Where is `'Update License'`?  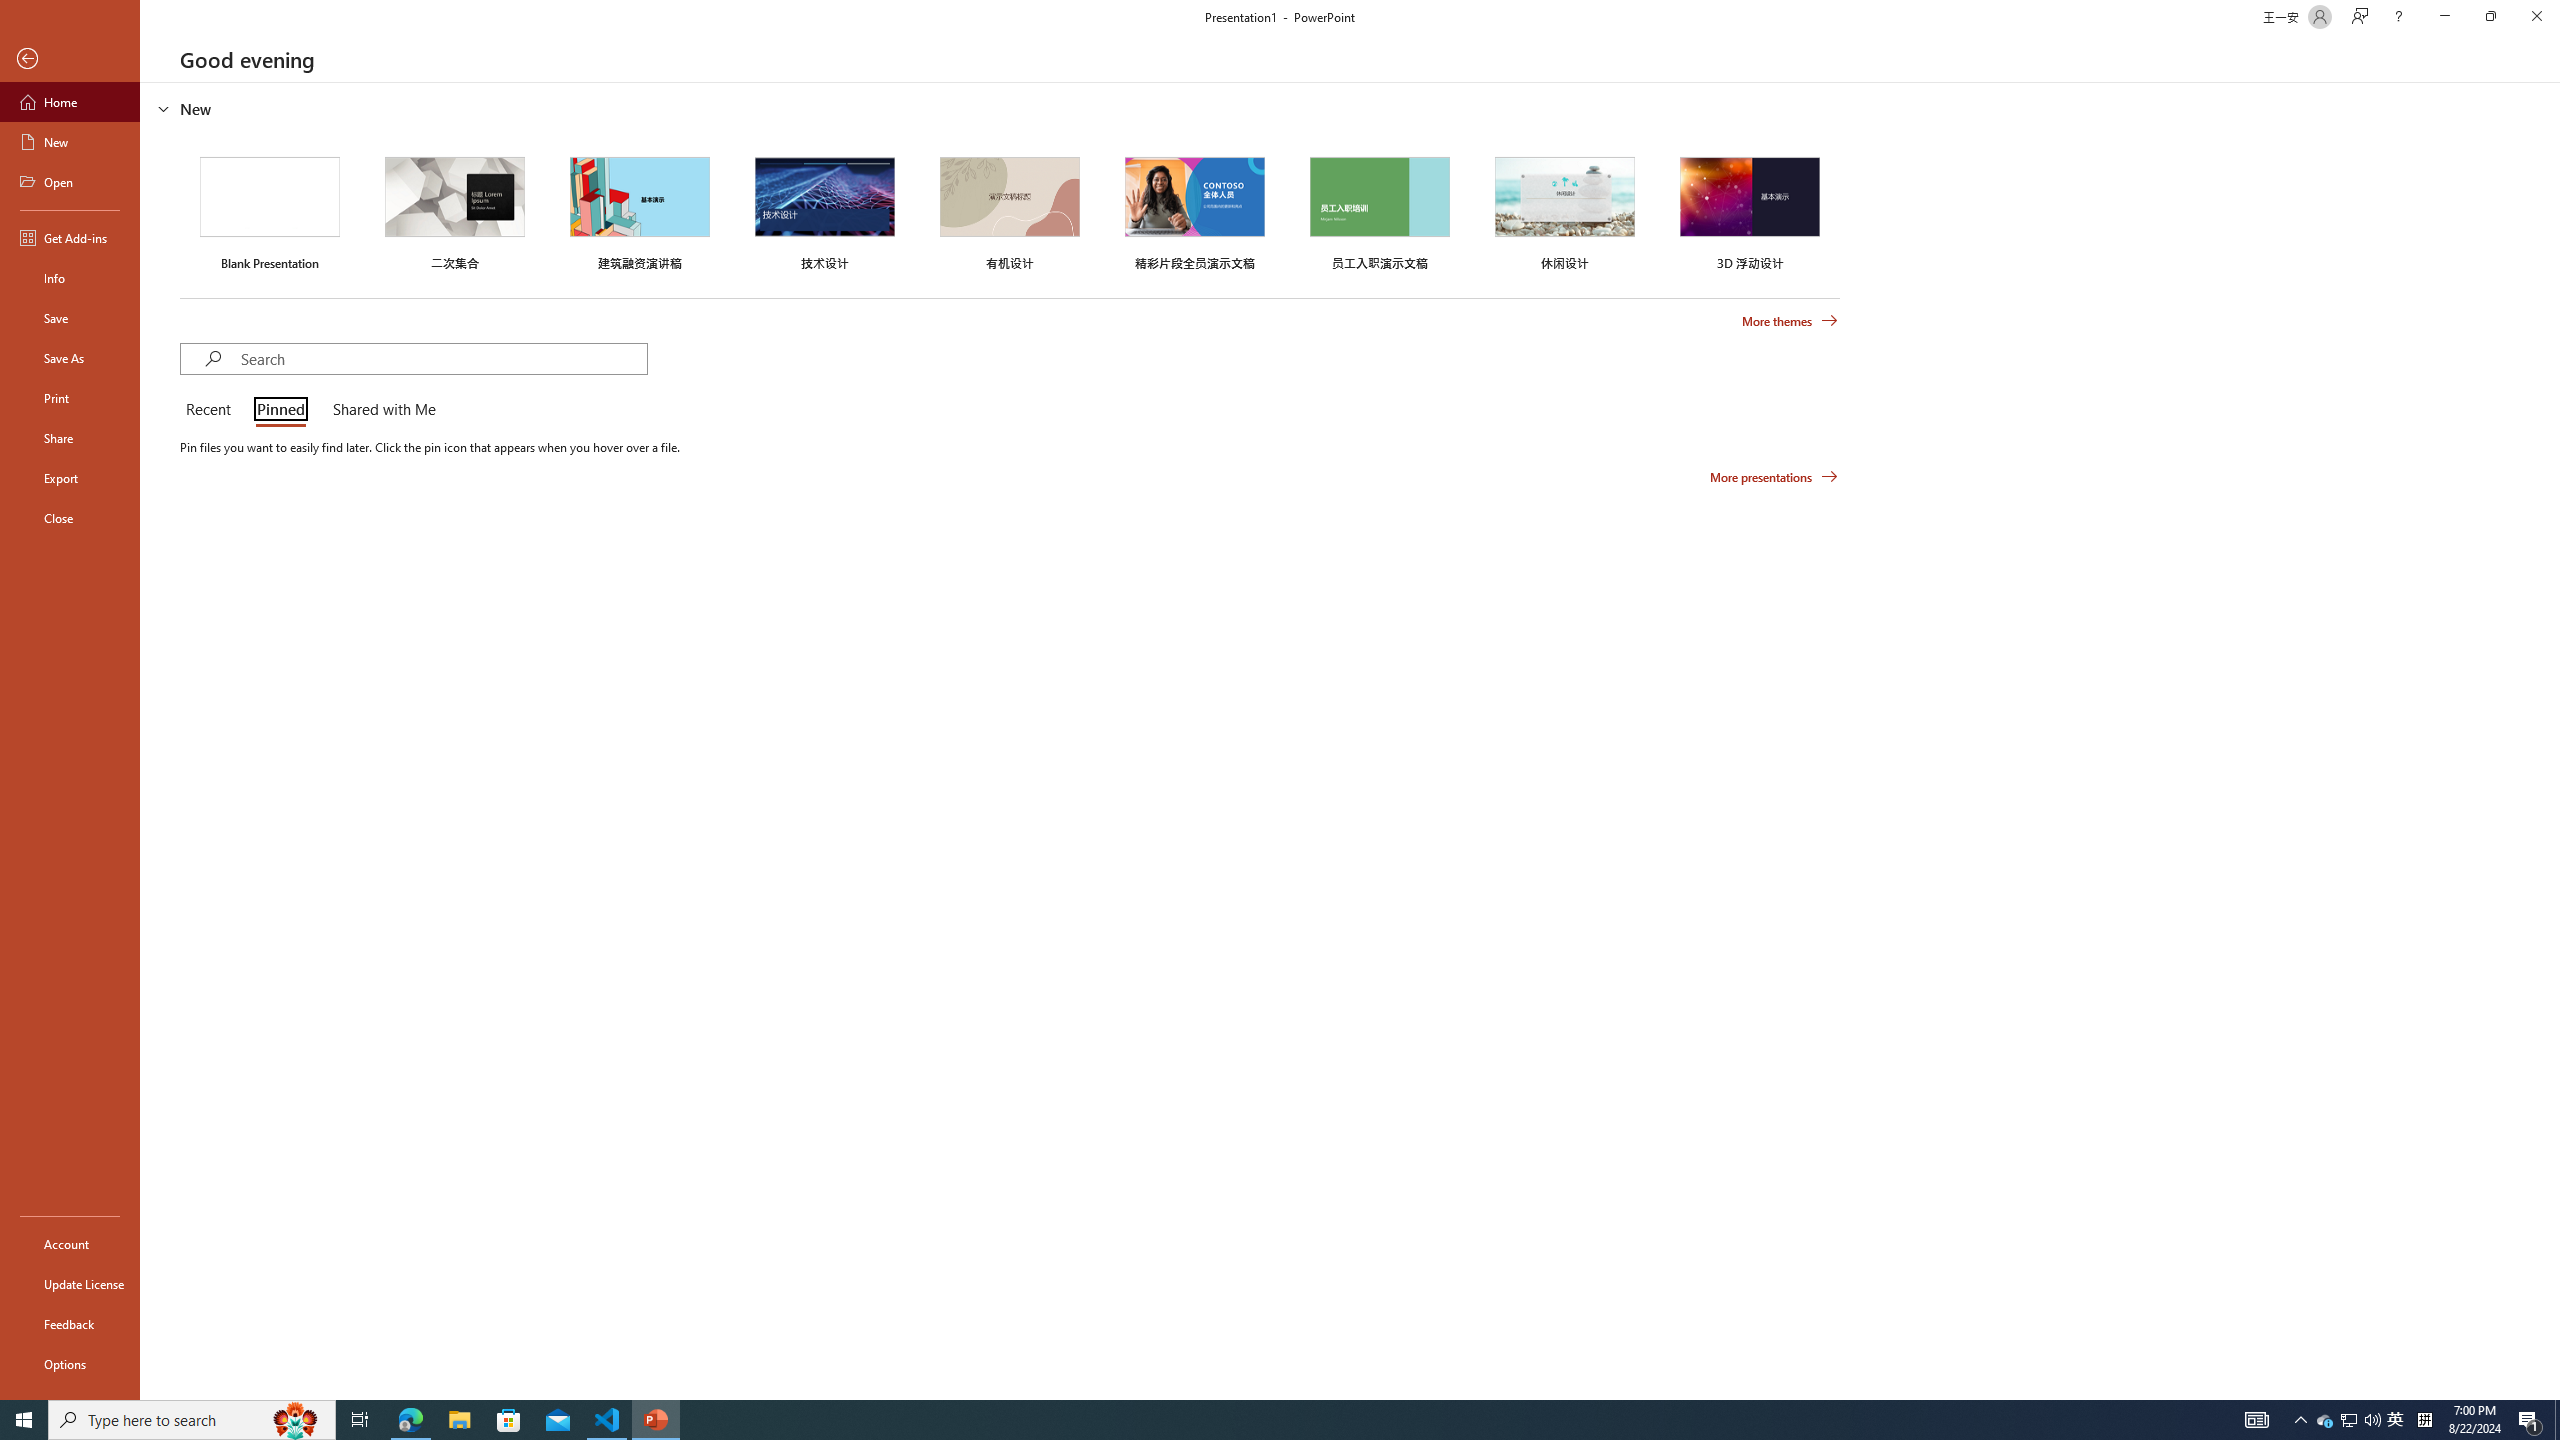 'Update License' is located at coordinates (69, 1283).